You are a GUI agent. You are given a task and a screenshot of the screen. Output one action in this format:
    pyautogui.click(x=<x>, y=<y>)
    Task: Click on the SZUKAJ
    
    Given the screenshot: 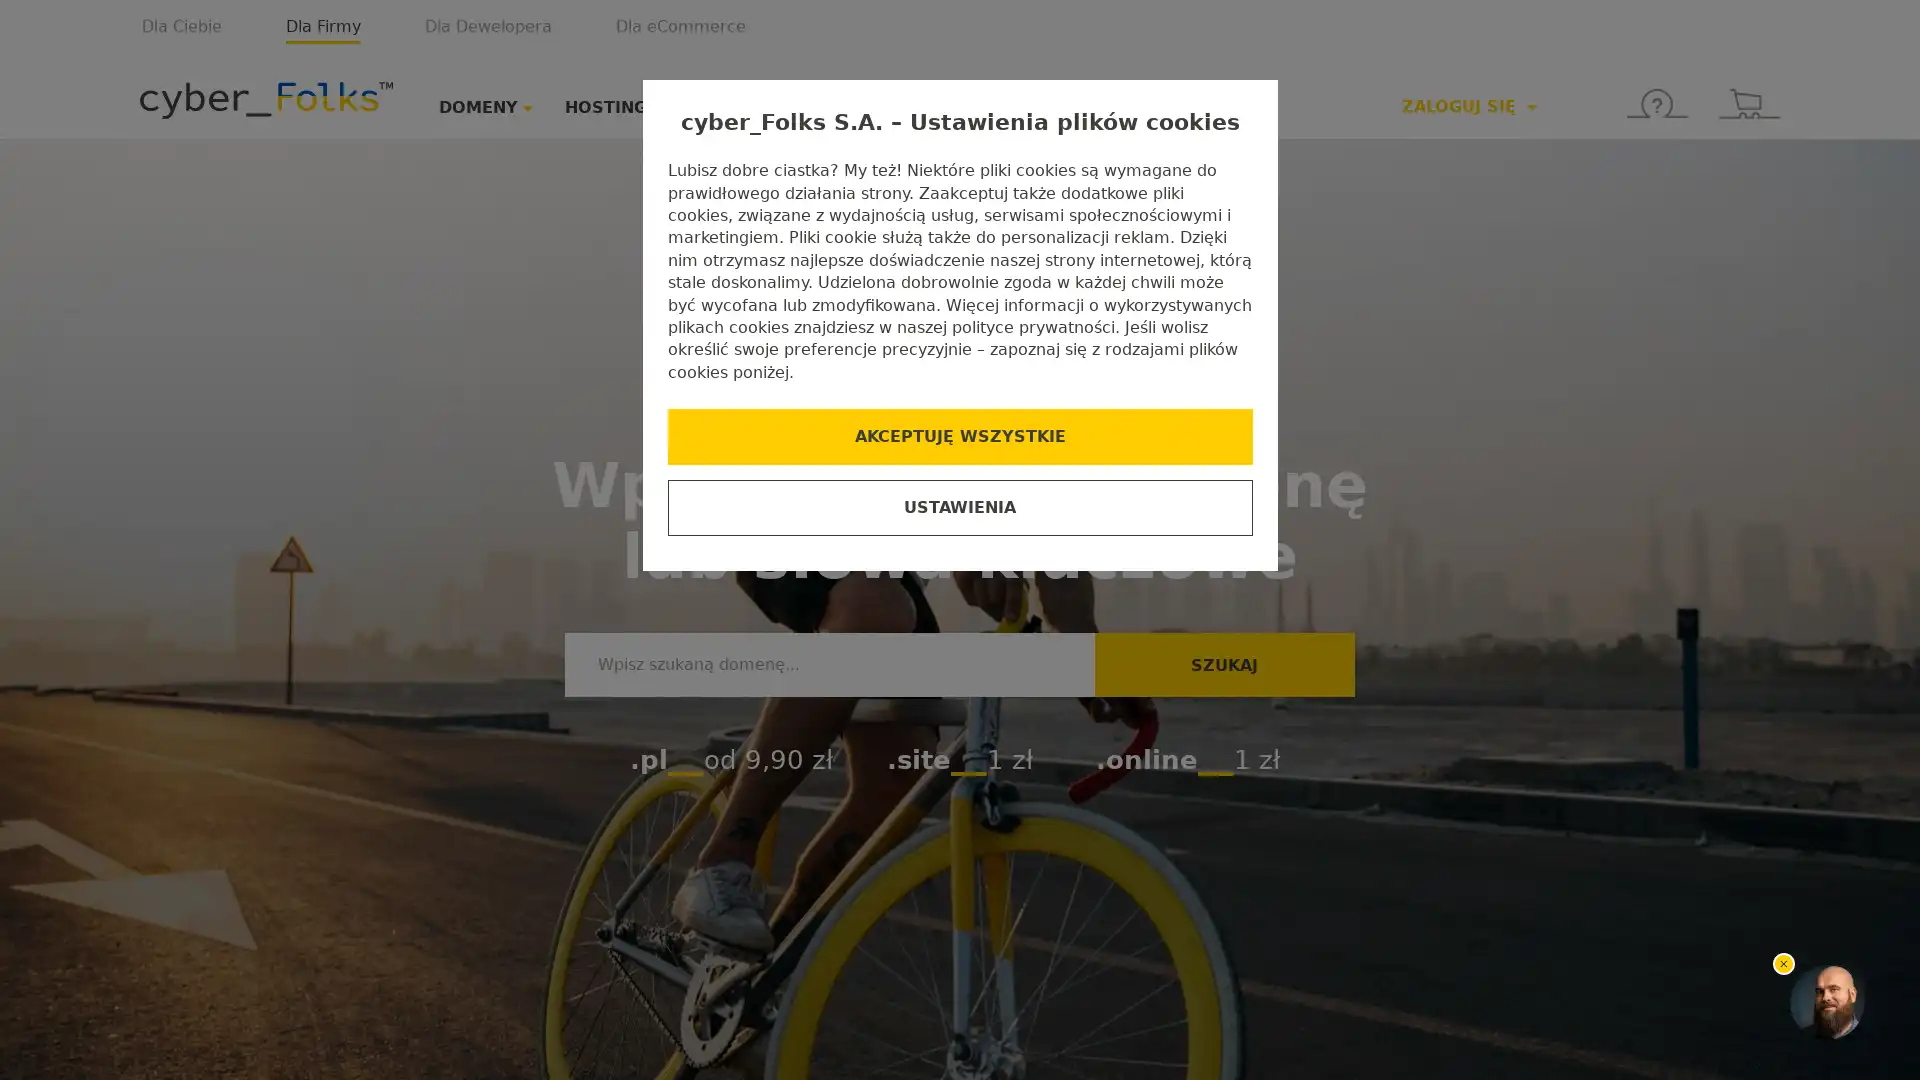 What is the action you would take?
    pyautogui.click(x=1223, y=663)
    